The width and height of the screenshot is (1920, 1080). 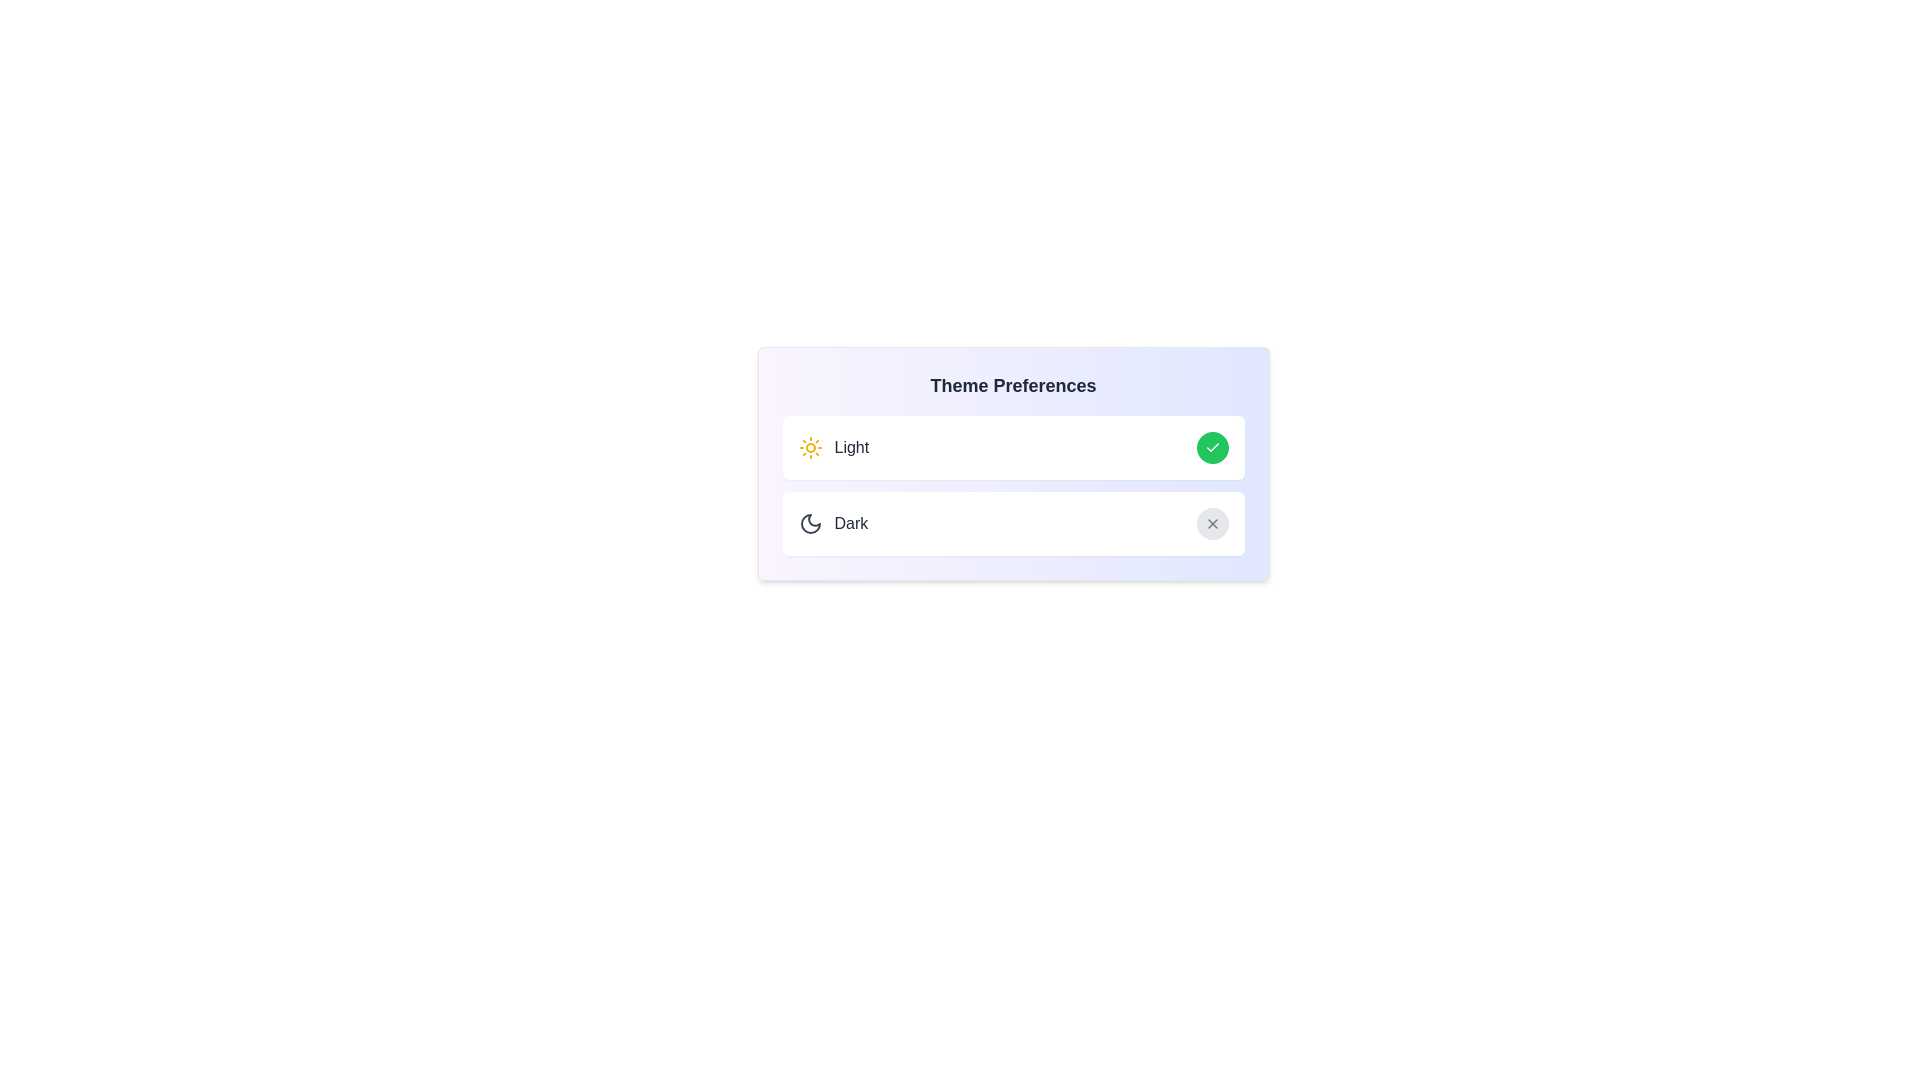 What do you see at coordinates (1211, 523) in the screenshot?
I see `the gray cross button associated with the 'Dark' theme to toggle its activation state` at bounding box center [1211, 523].